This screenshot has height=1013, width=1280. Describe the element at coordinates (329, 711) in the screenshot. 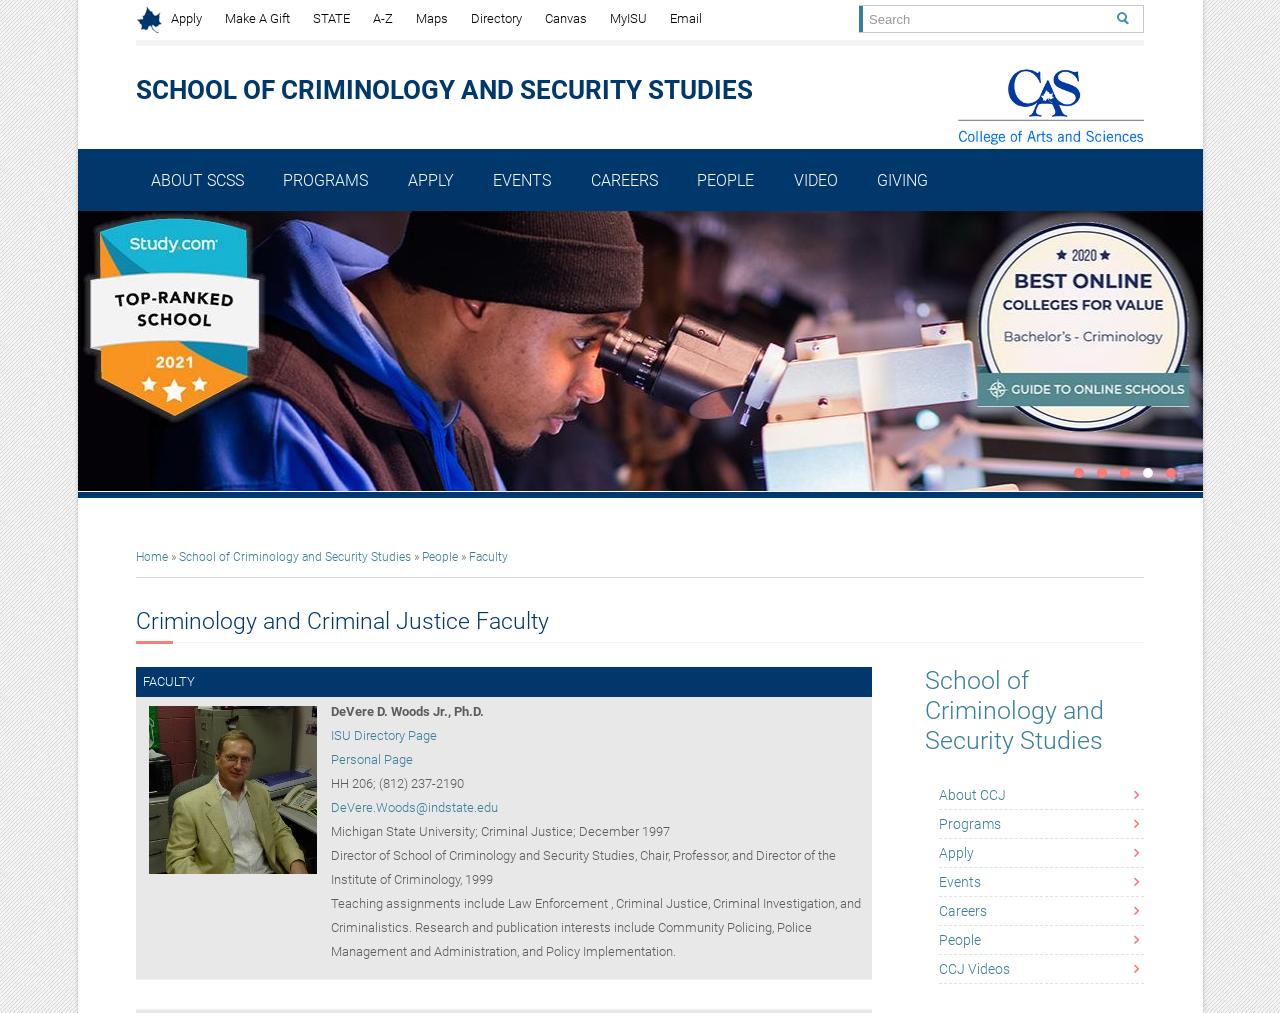

I see `'DeVere D. Woods Jr., Ph.D.'` at that location.